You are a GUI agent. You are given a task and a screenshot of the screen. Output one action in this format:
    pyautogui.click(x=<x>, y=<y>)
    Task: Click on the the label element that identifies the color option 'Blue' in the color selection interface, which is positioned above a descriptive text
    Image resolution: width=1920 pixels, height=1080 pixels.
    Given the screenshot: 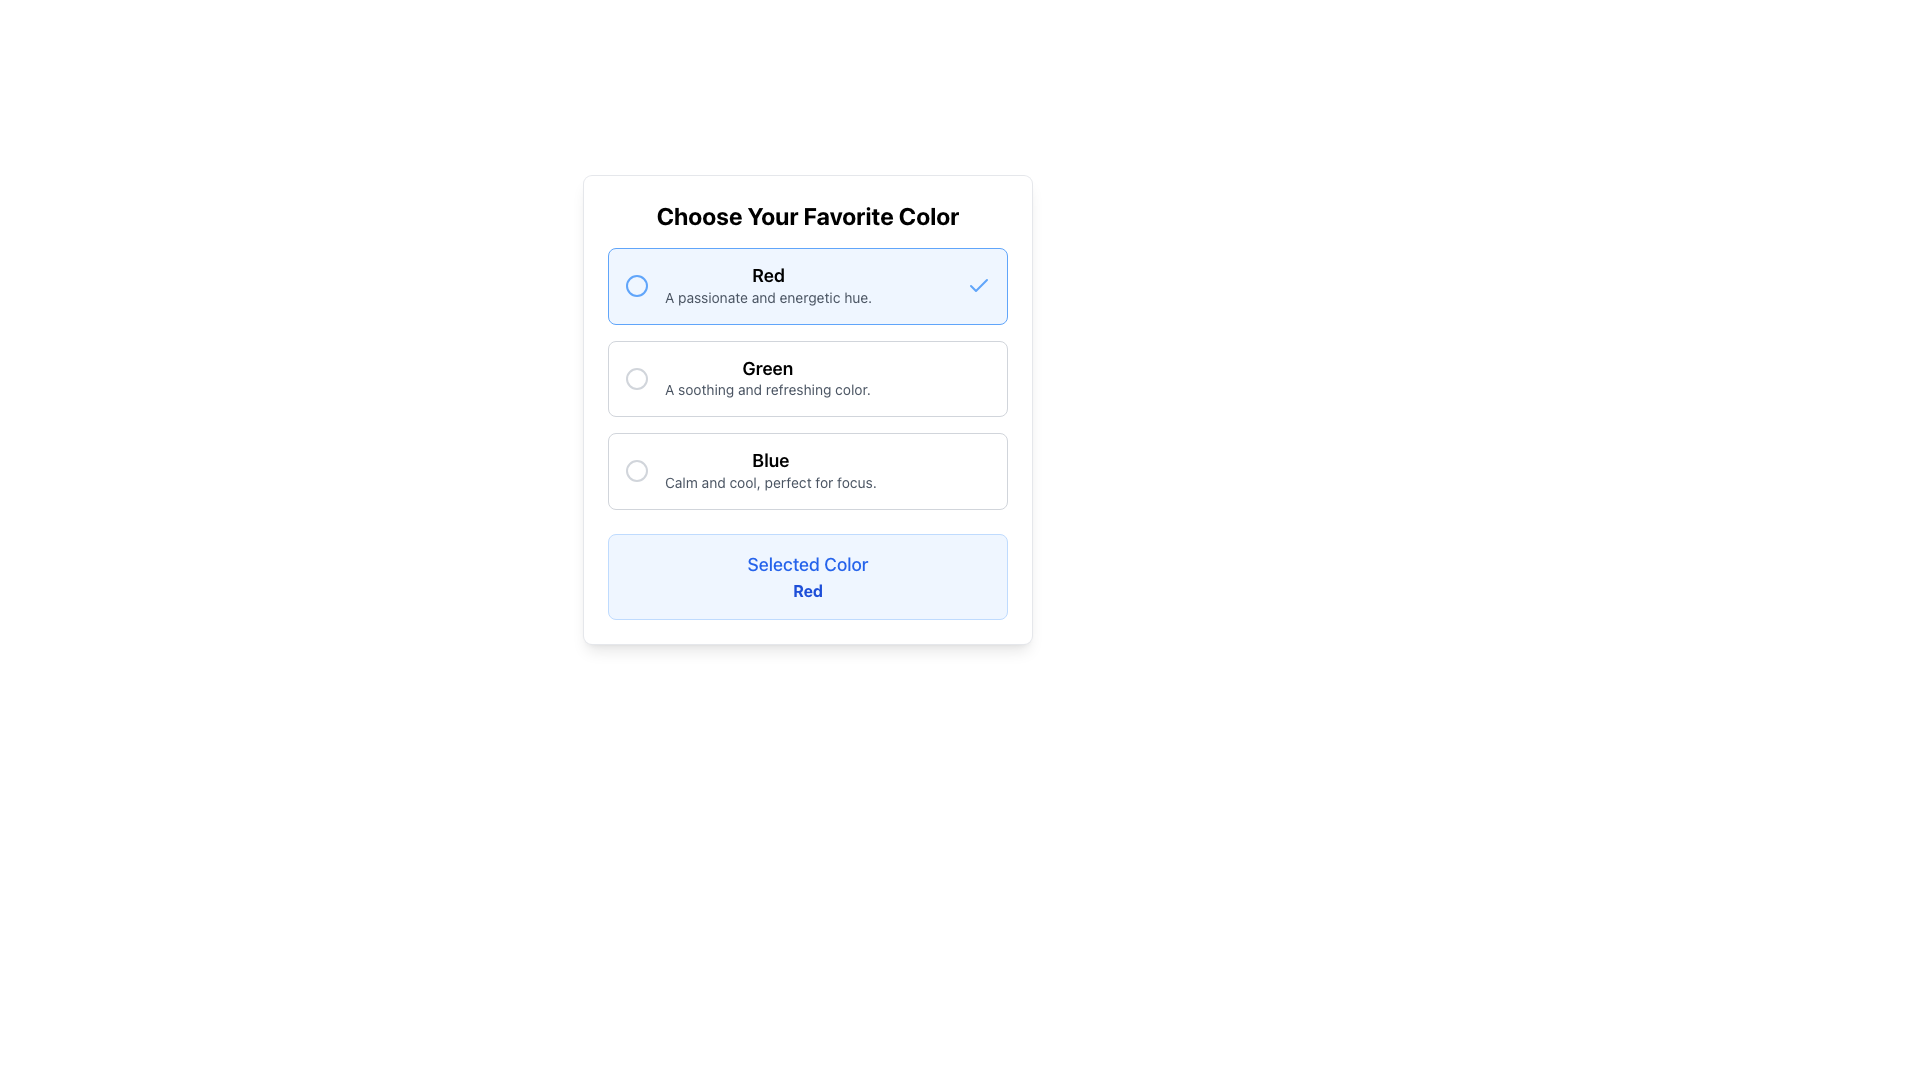 What is the action you would take?
    pyautogui.click(x=769, y=461)
    